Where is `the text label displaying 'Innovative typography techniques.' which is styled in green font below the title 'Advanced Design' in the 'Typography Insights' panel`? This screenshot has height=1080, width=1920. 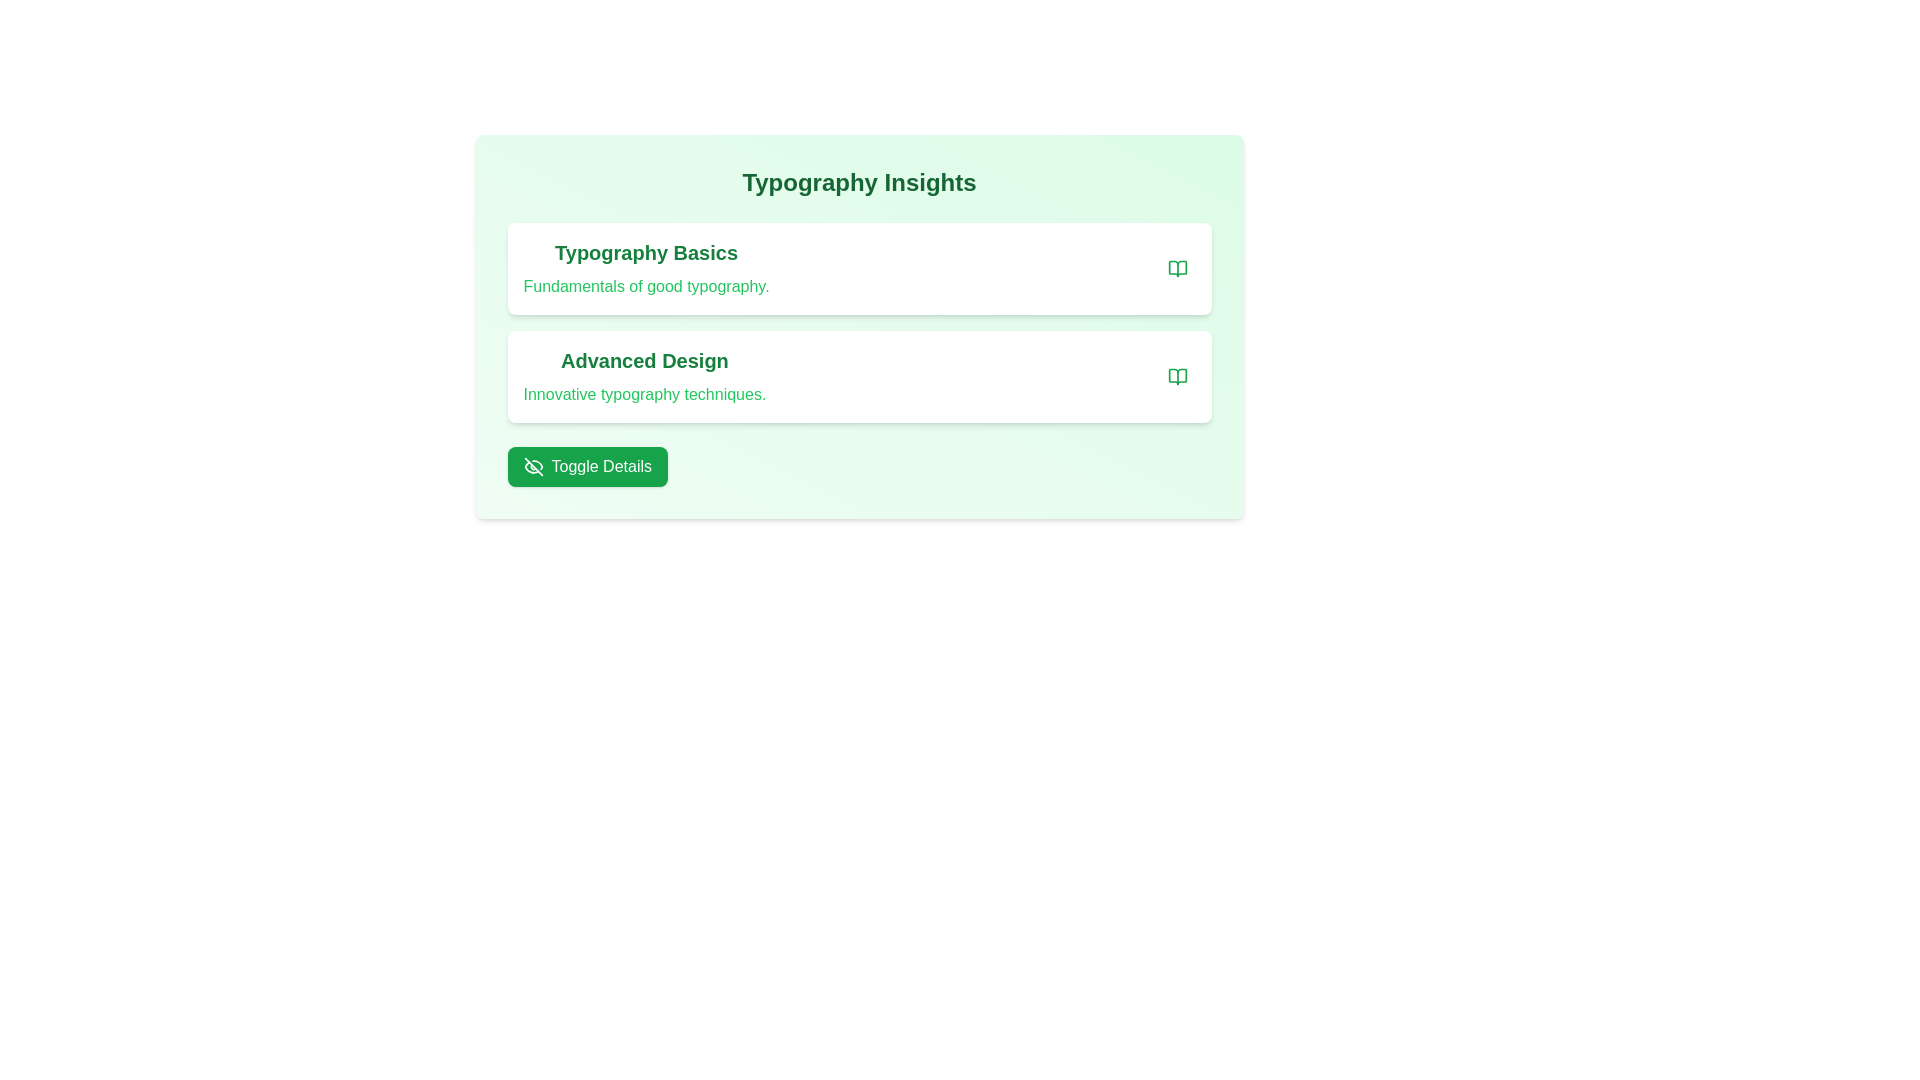
the text label displaying 'Innovative typography techniques.' which is styled in green font below the title 'Advanced Design' in the 'Typography Insights' panel is located at coordinates (644, 394).